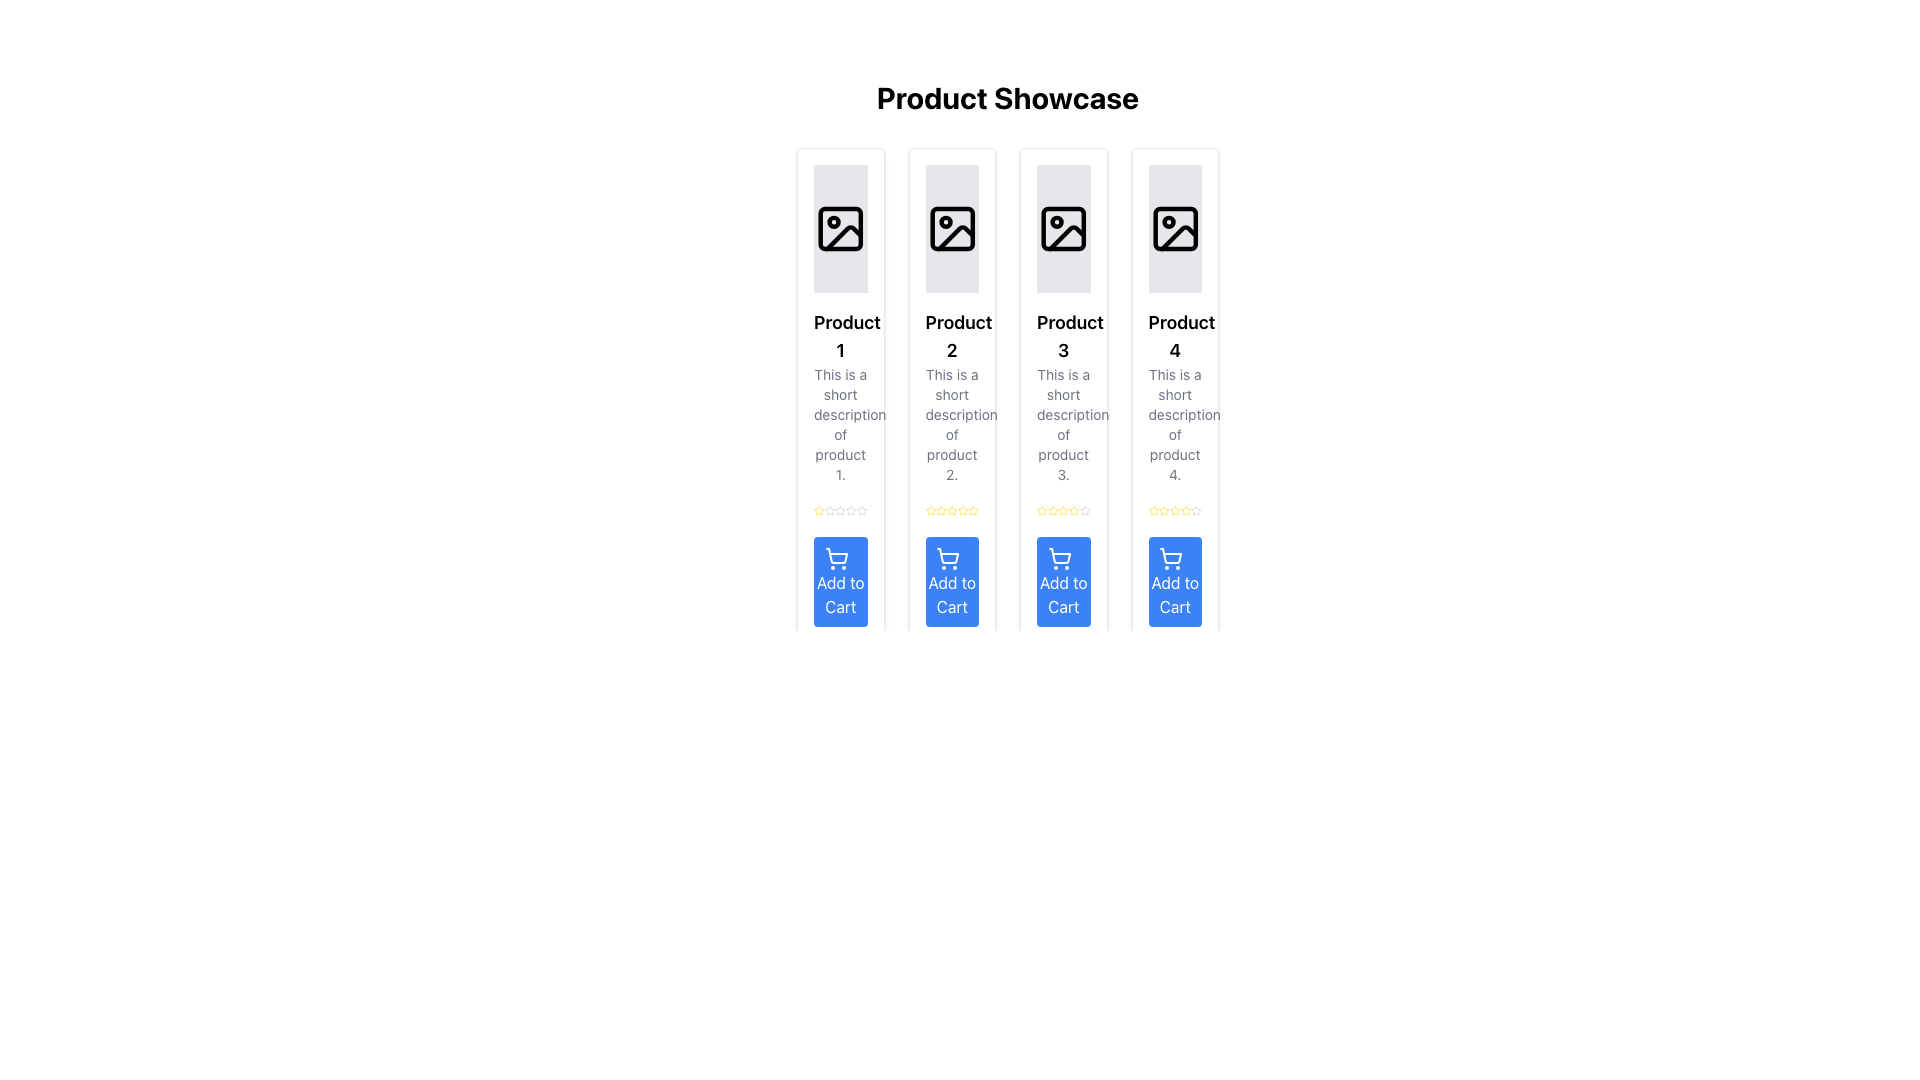 Image resolution: width=1920 pixels, height=1080 pixels. What do you see at coordinates (1175, 509) in the screenshot?
I see `the fourth star icon in the rating bar for 'Product 4'` at bounding box center [1175, 509].